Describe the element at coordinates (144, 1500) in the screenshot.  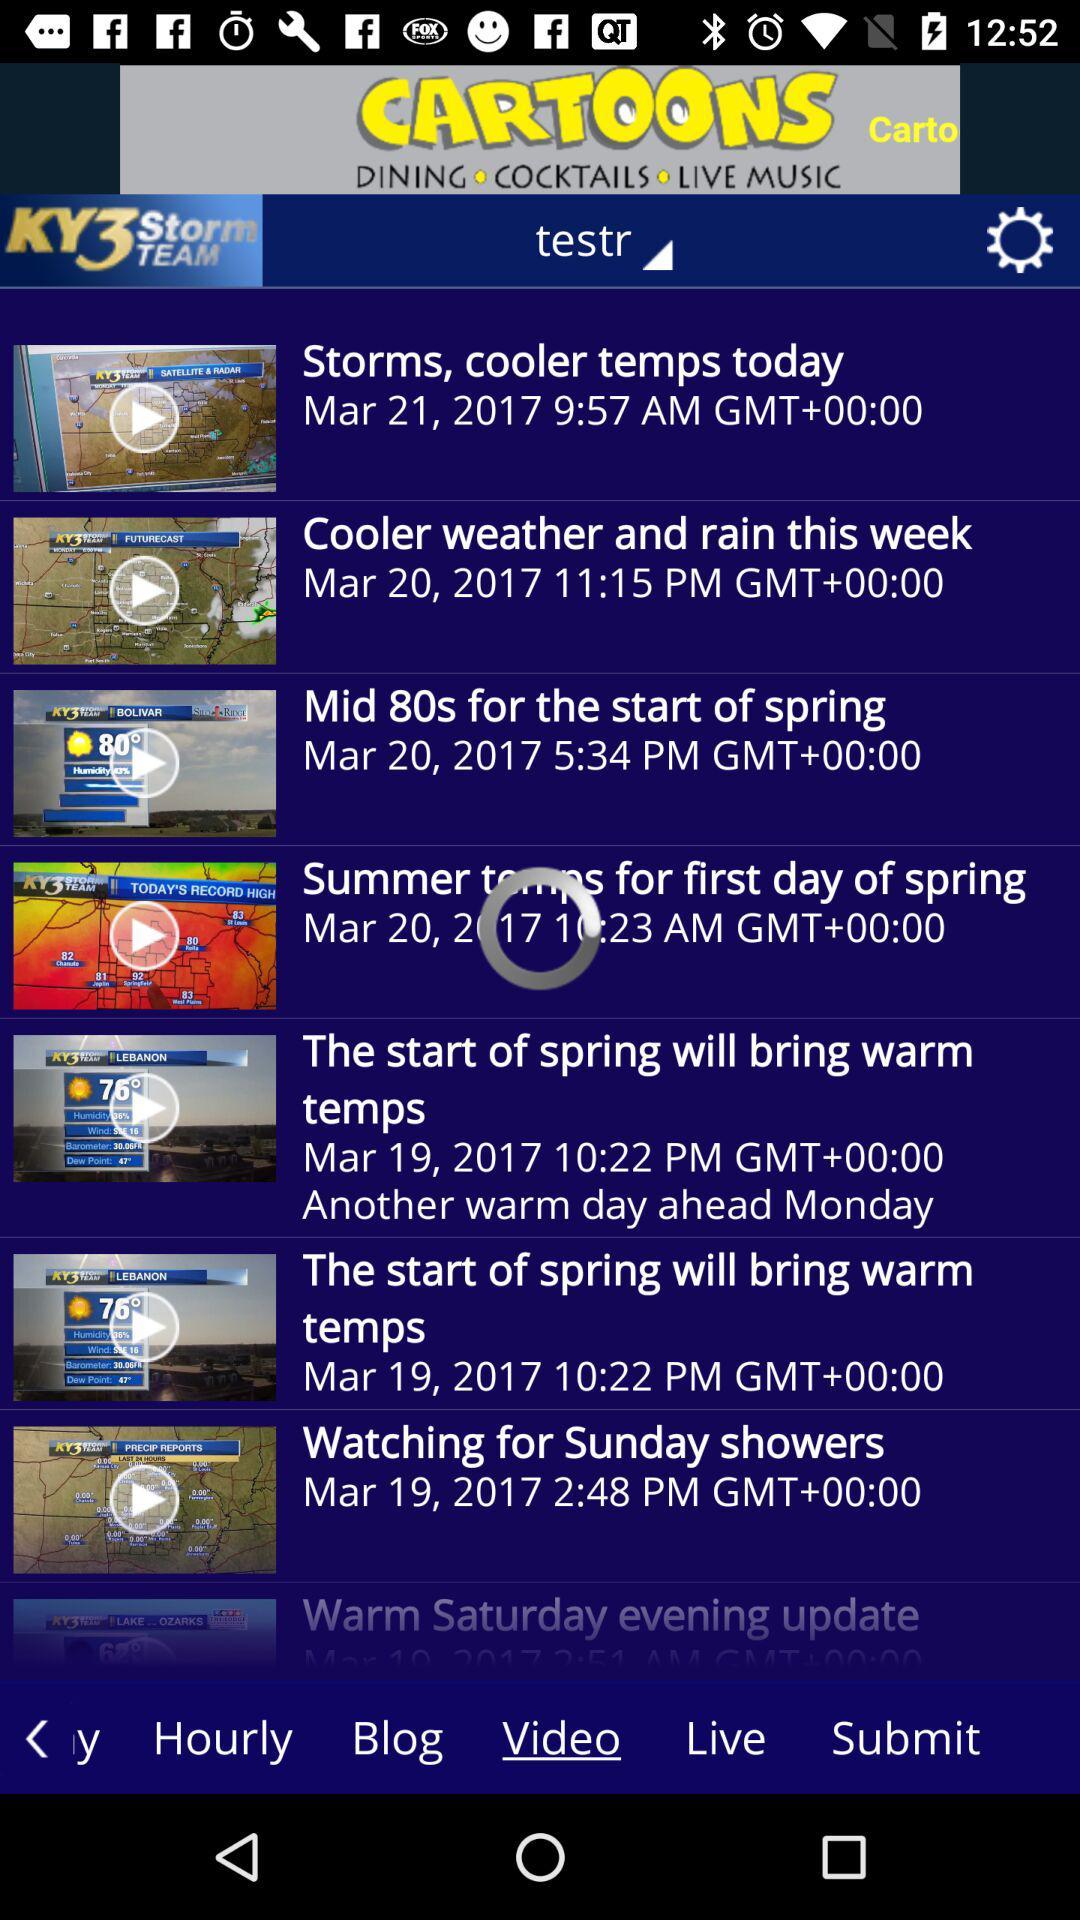
I see `the last image of the page` at that location.